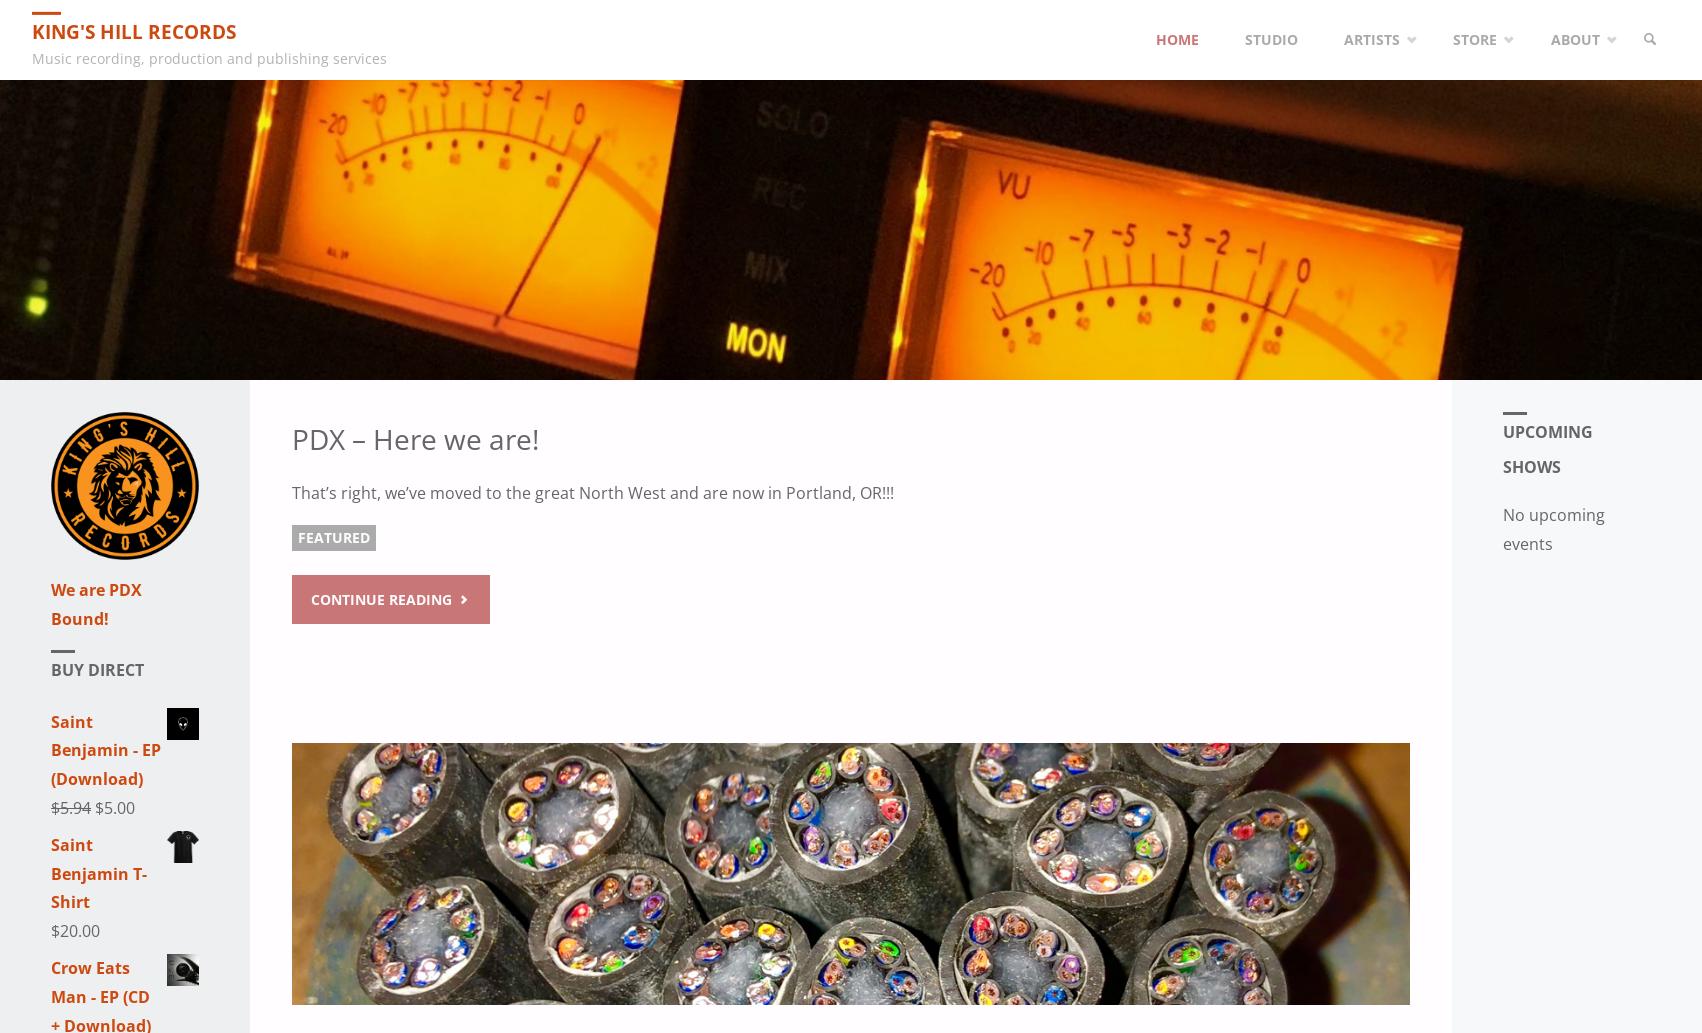  I want to click on 'That’s right, we’ve moved to the great North West and are now in Portland, OR!!!', so click(592, 492).